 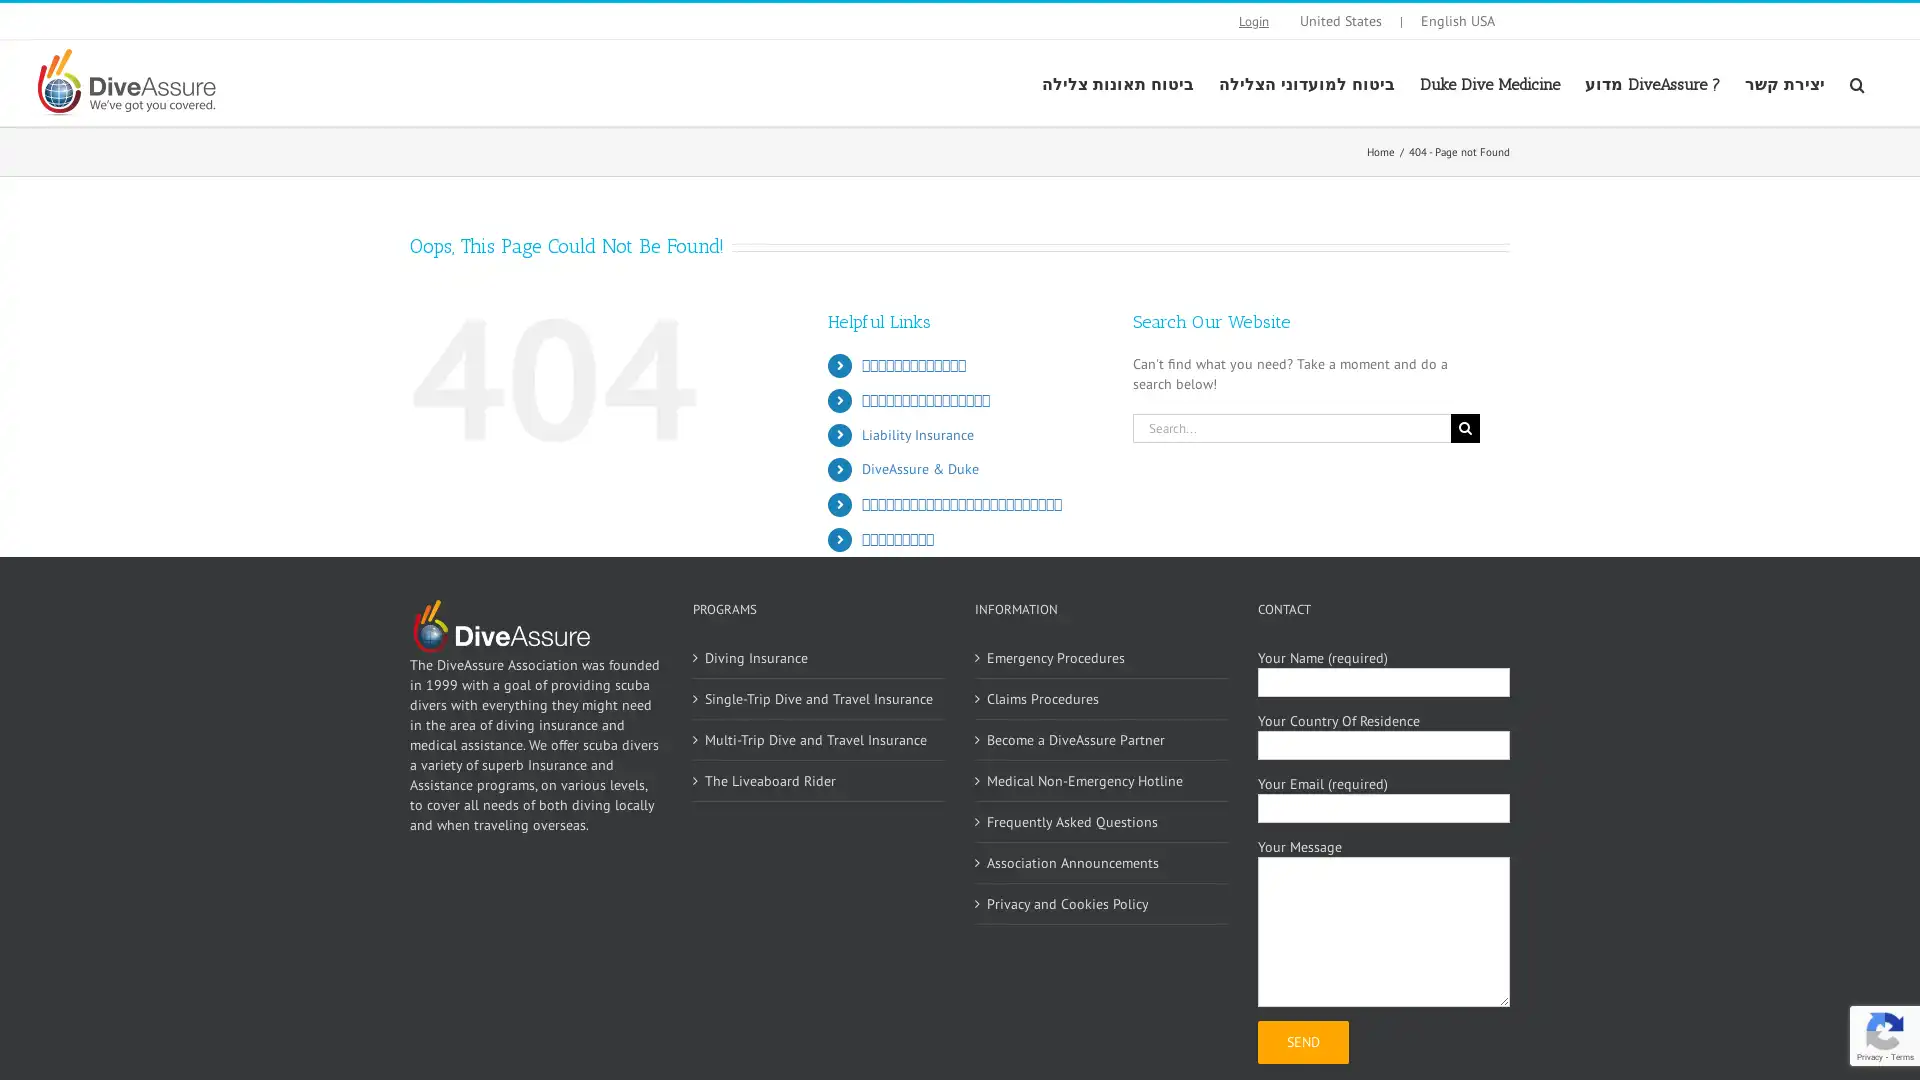 I want to click on Search, so click(x=1856, y=82).